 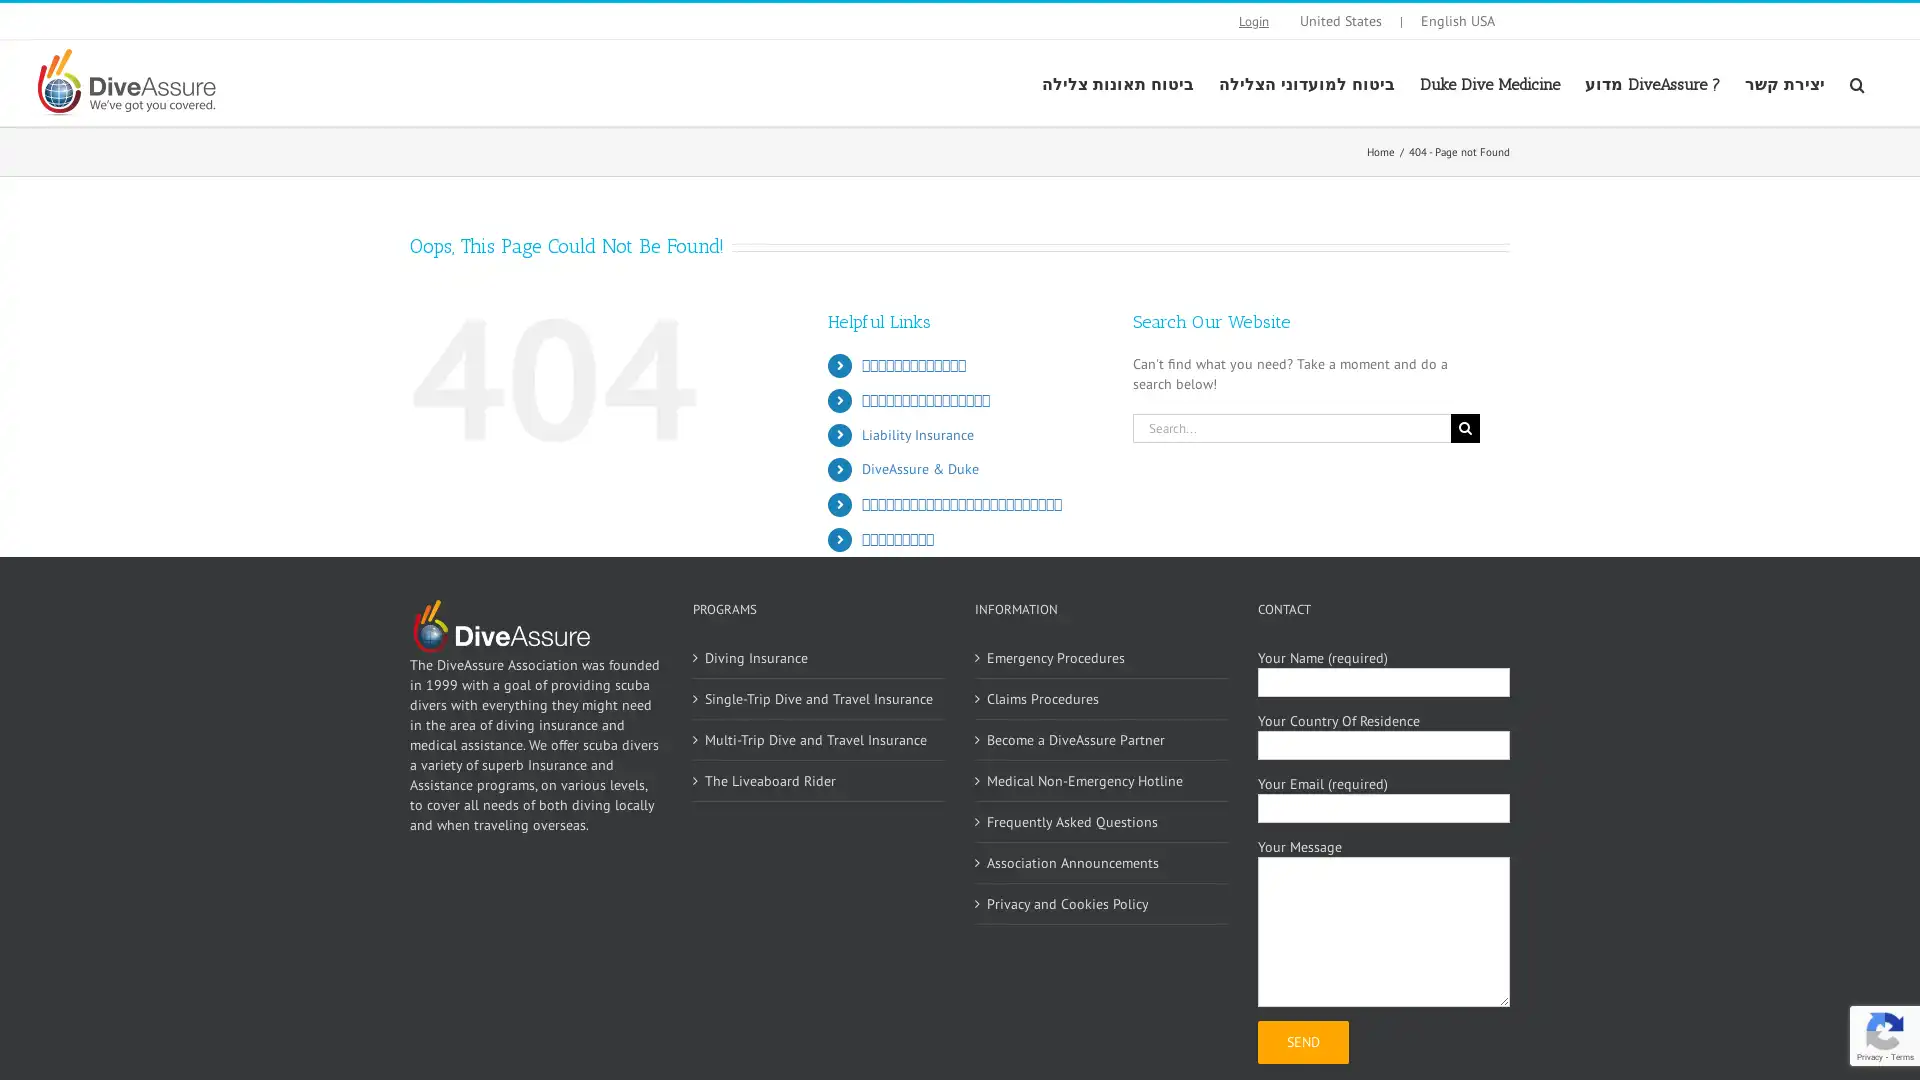 I want to click on Search, so click(x=1856, y=82).